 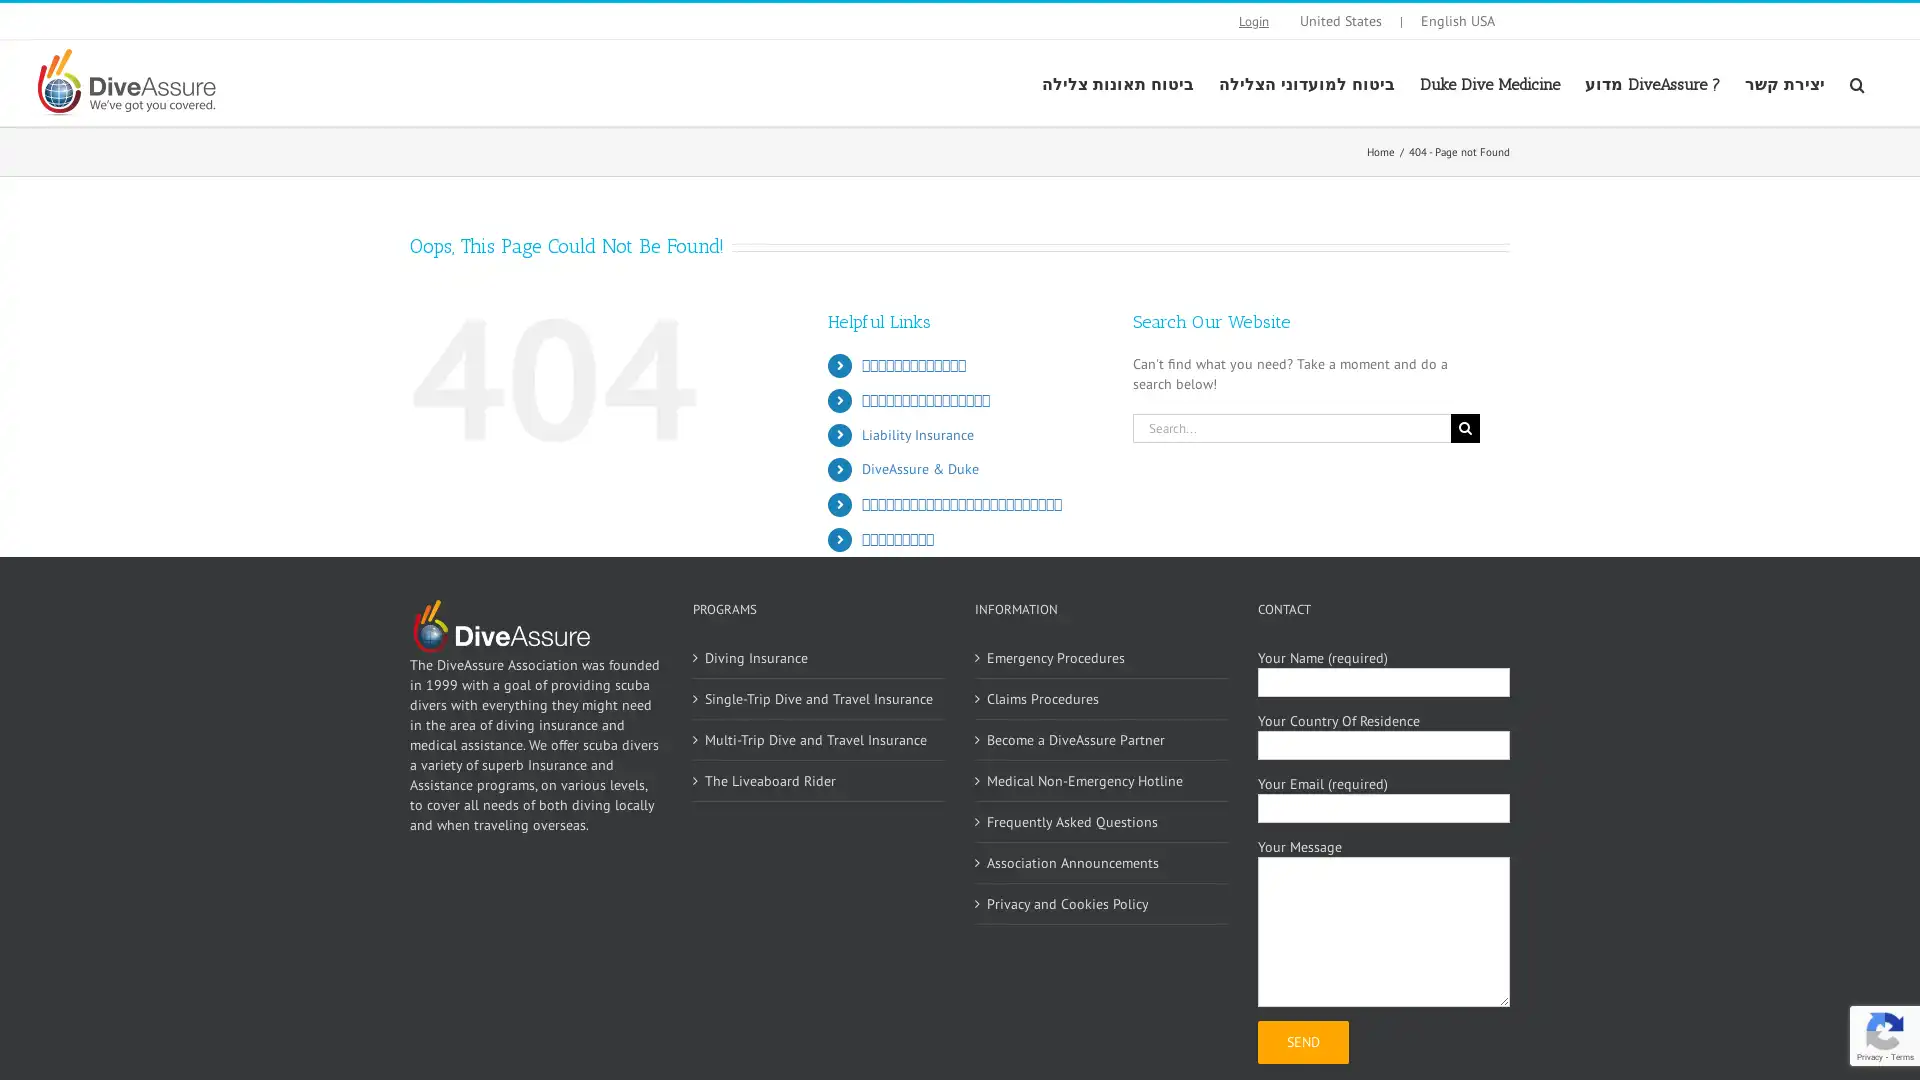 I want to click on Search, so click(x=1856, y=82).